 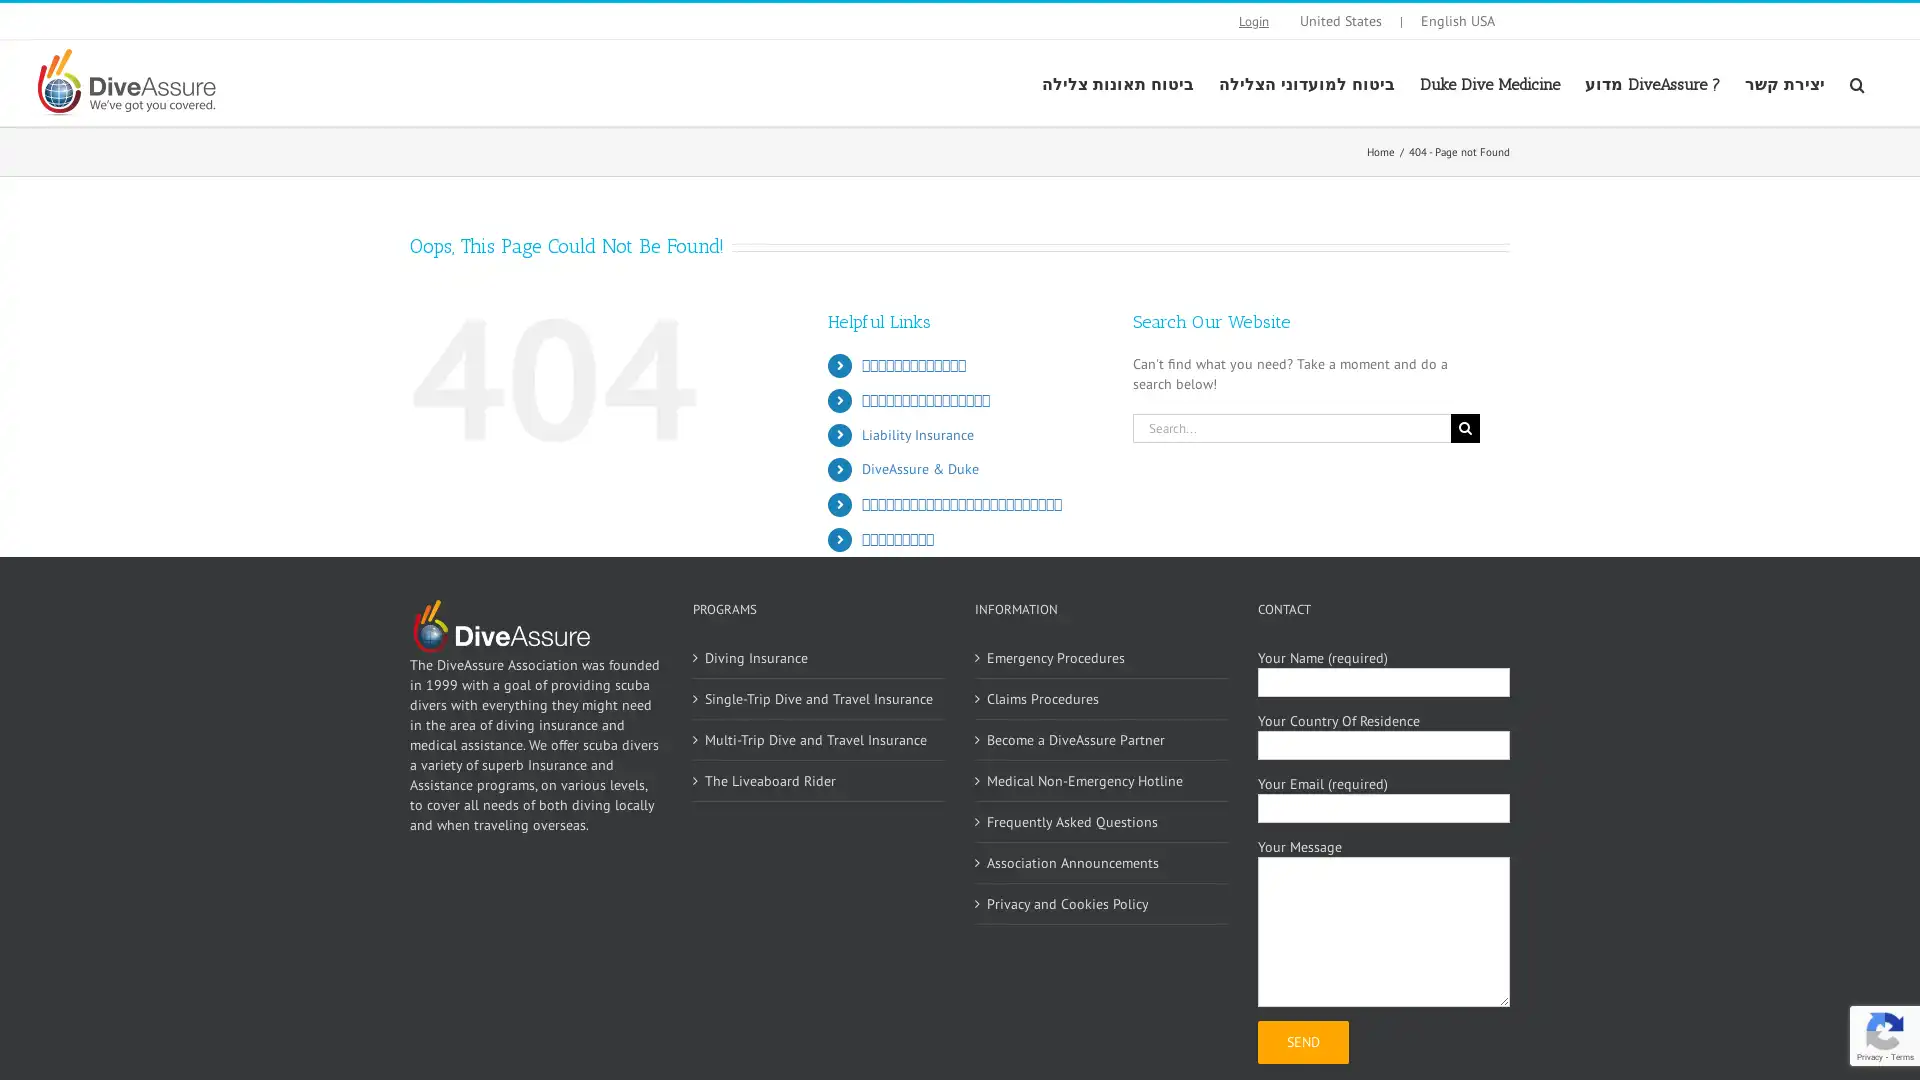 I want to click on Search, so click(x=1856, y=82).